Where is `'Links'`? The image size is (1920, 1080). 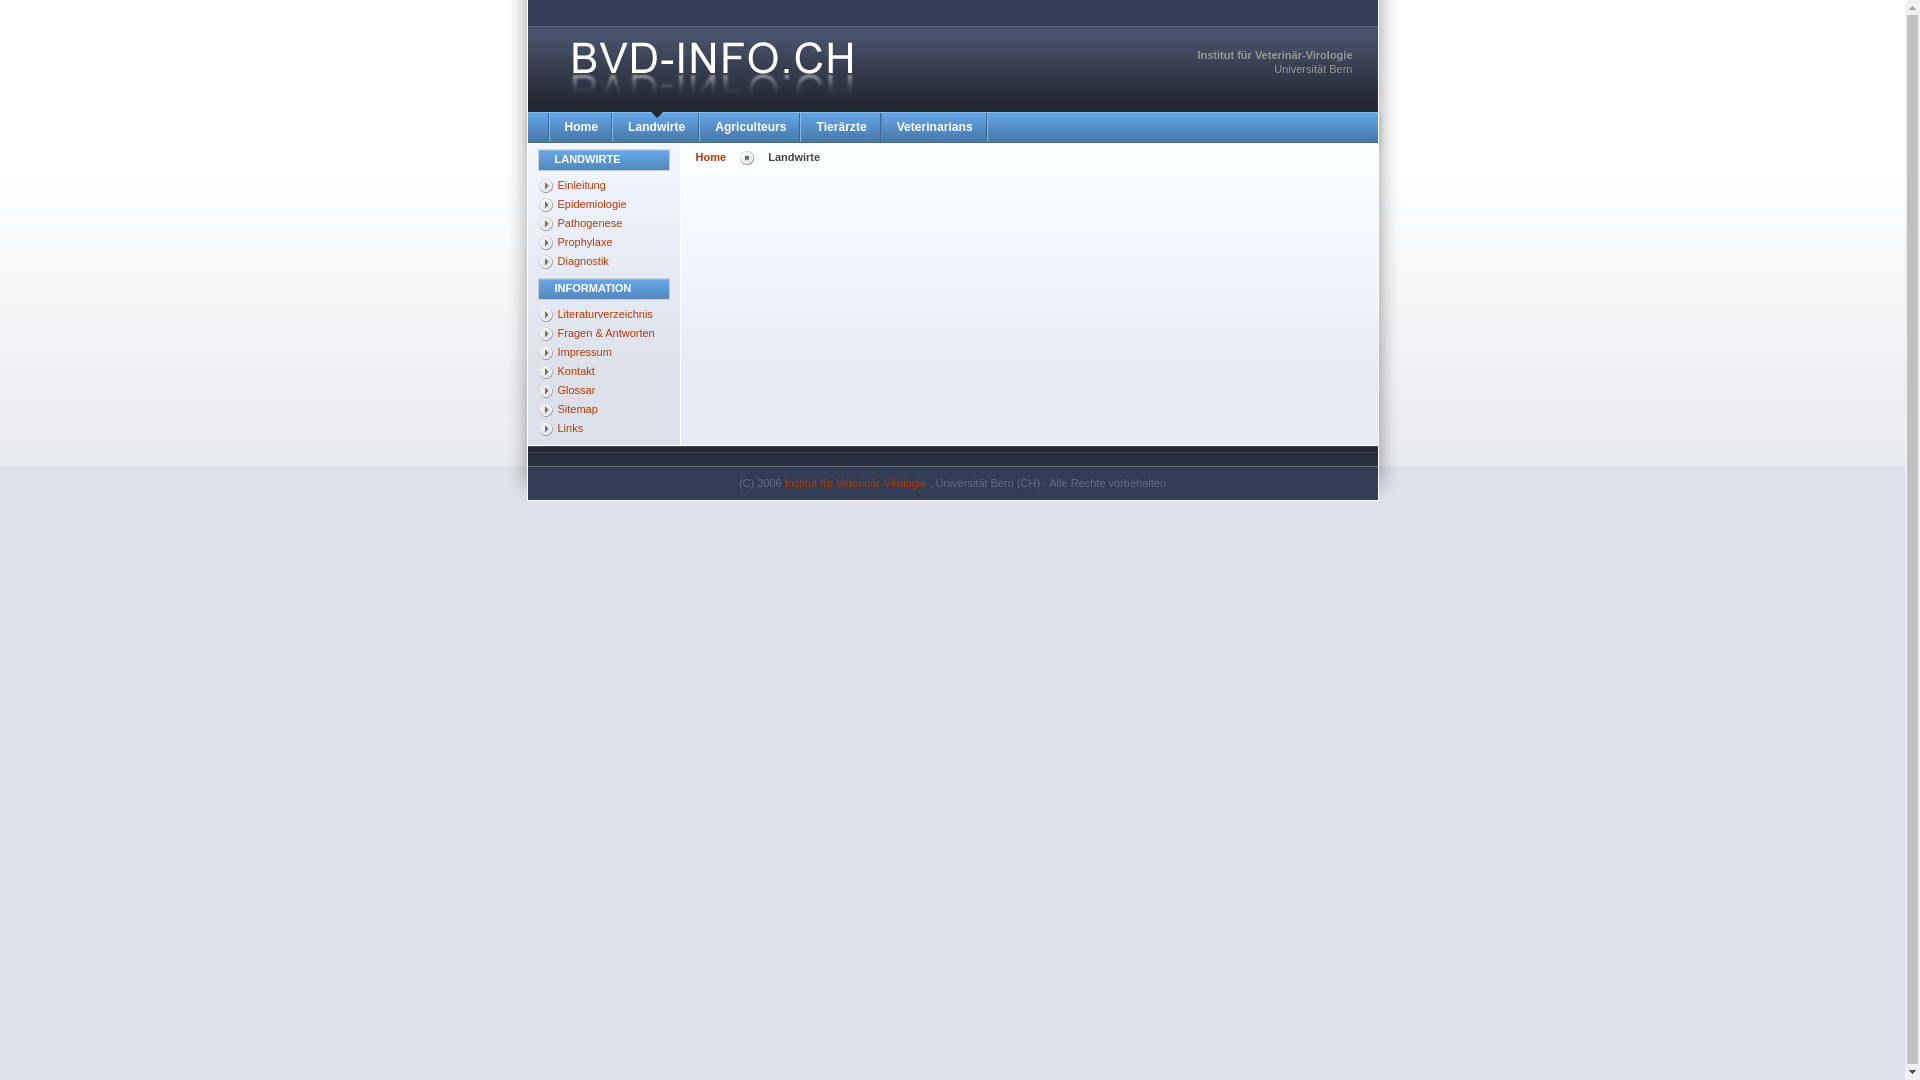
'Links' is located at coordinates (603, 427).